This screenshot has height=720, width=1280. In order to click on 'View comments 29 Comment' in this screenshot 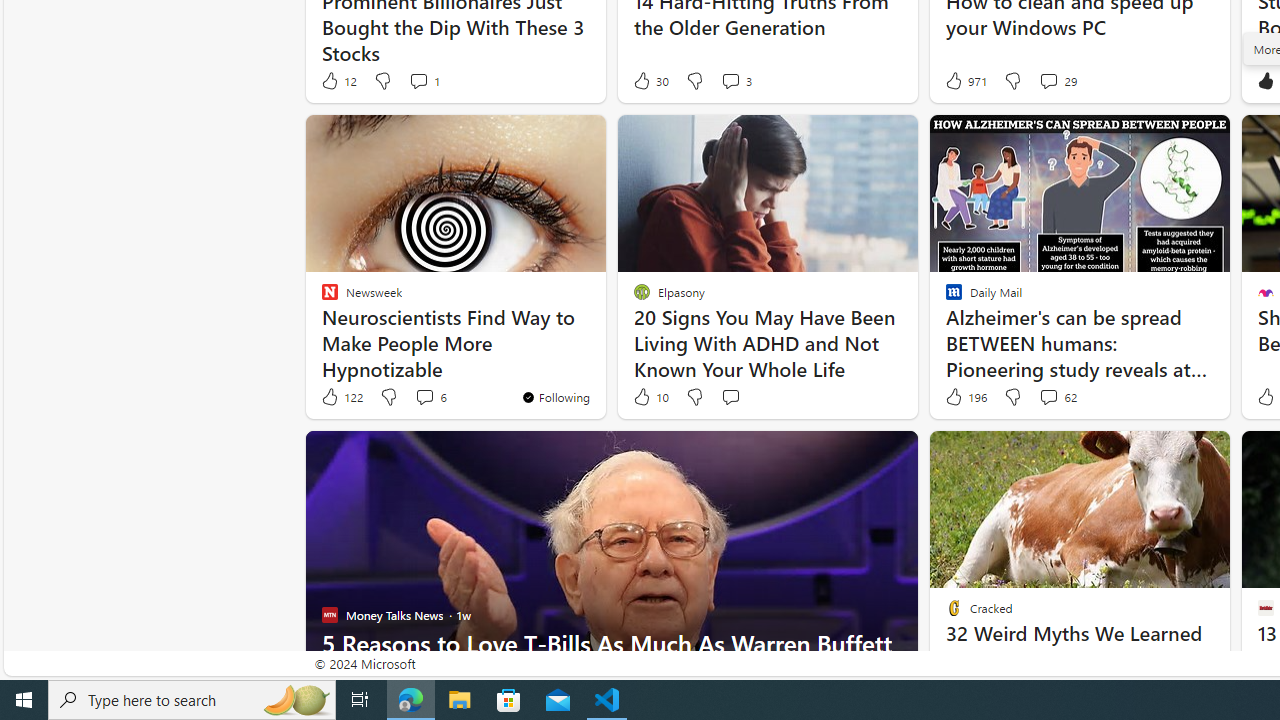, I will do `click(1047, 80)`.